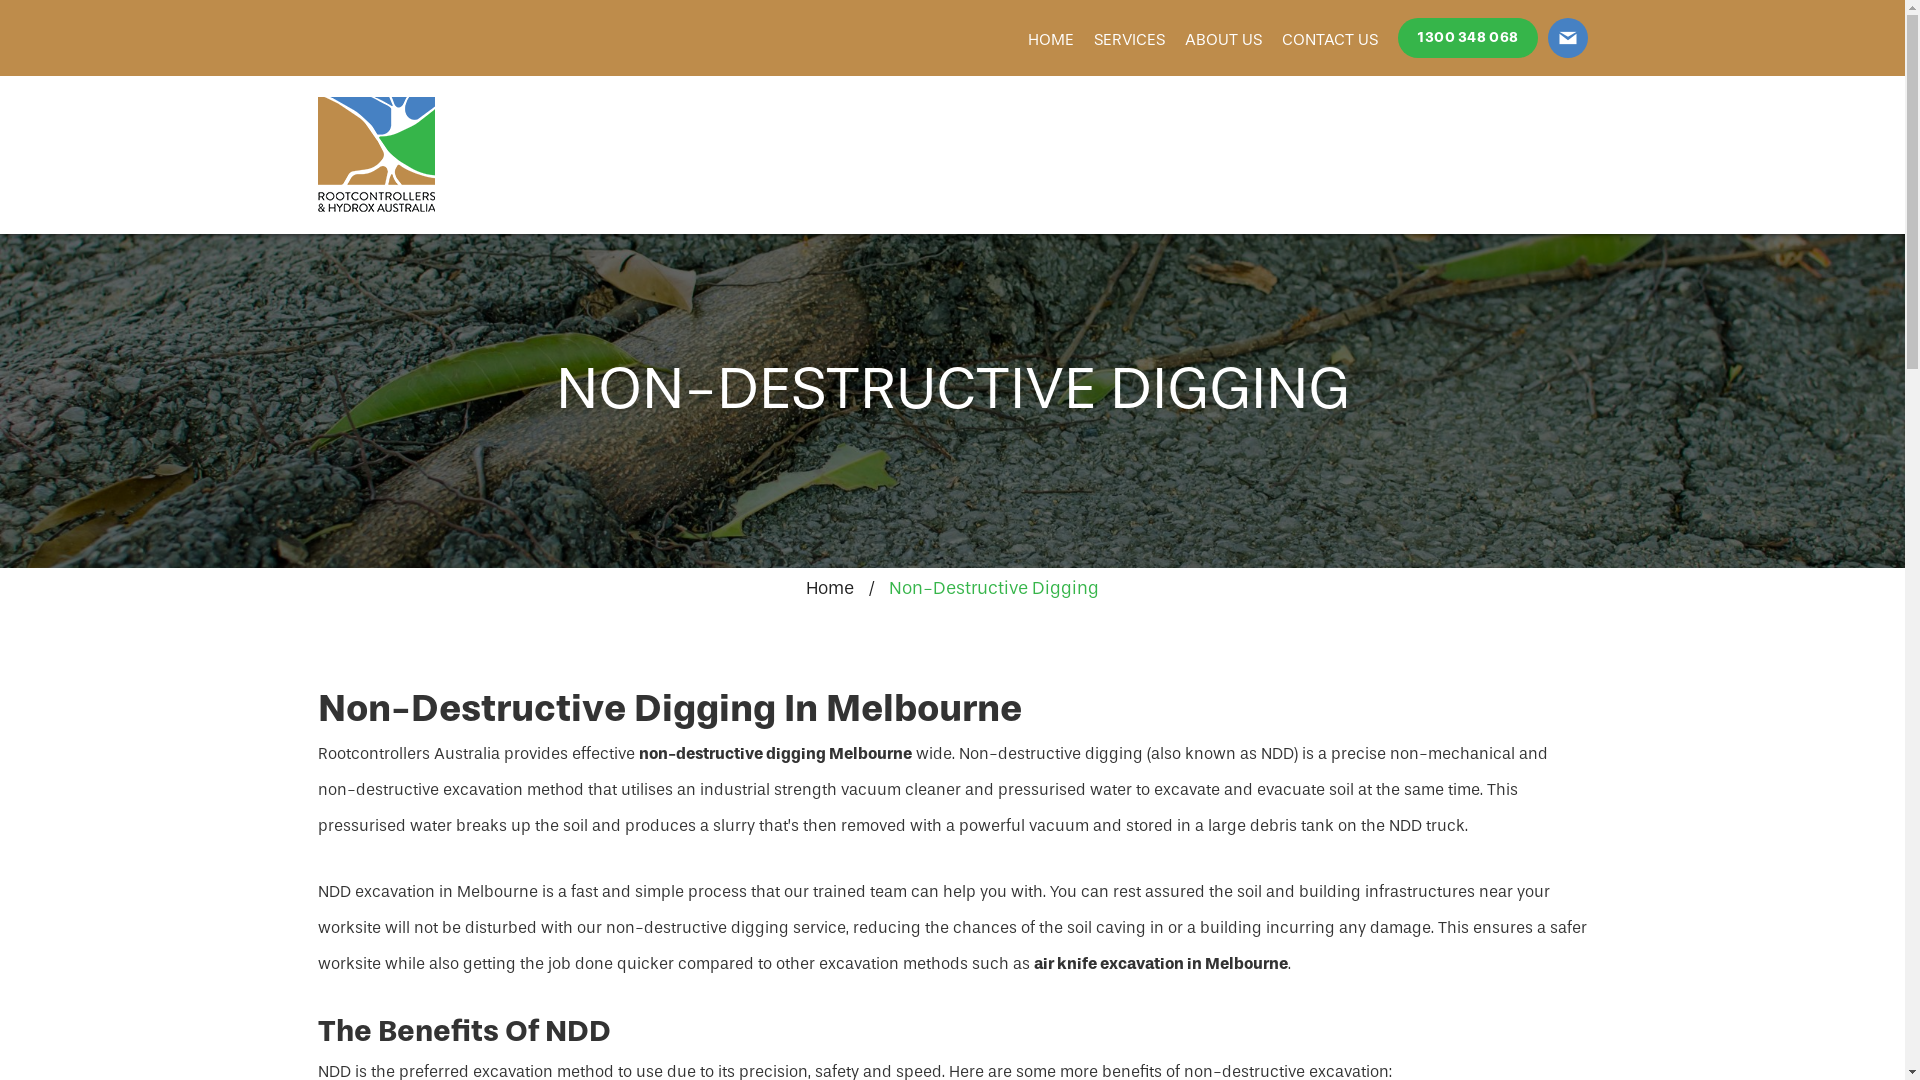 The width and height of the screenshot is (1920, 1080). What do you see at coordinates (316, 153) in the screenshot?
I see `'Rootcontrollers & Hydrox Australia'` at bounding box center [316, 153].